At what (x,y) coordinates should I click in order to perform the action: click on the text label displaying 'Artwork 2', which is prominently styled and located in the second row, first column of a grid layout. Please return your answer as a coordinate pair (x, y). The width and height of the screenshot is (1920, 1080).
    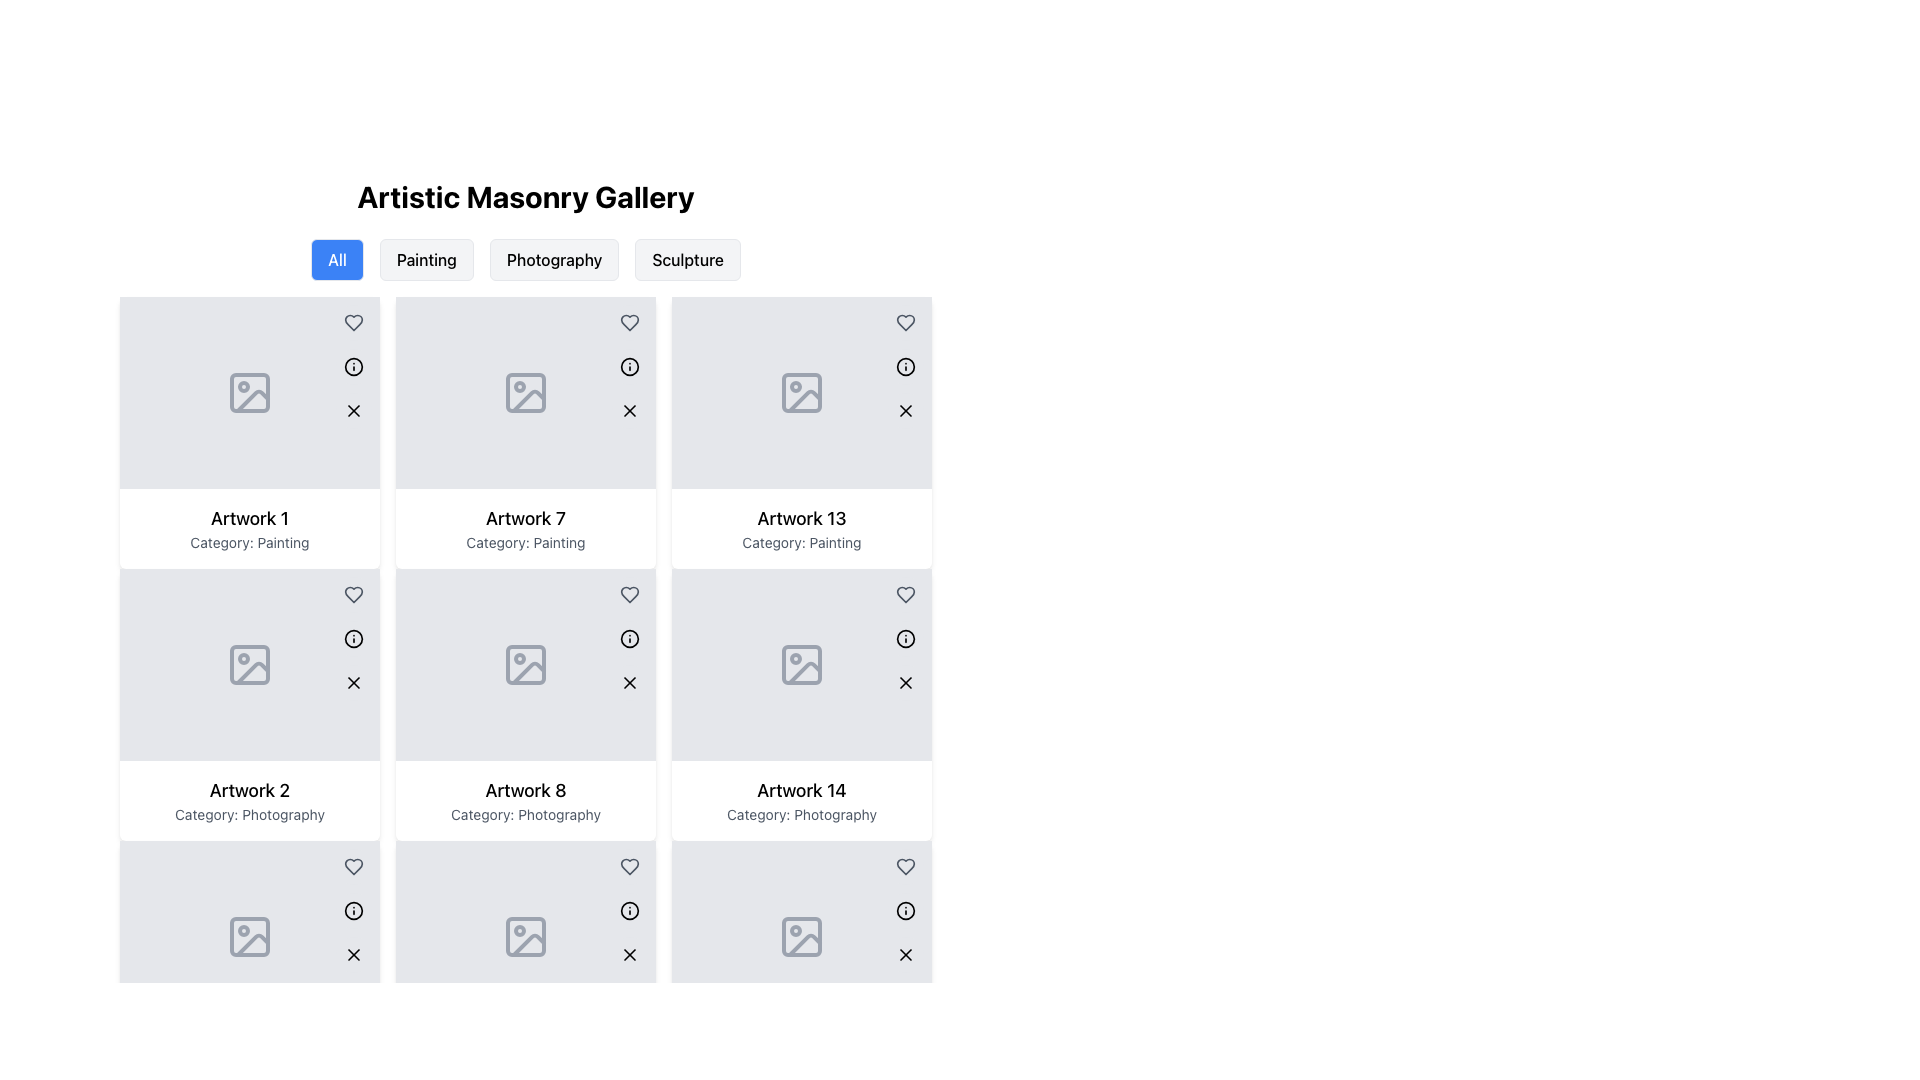
    Looking at the image, I should click on (248, 789).